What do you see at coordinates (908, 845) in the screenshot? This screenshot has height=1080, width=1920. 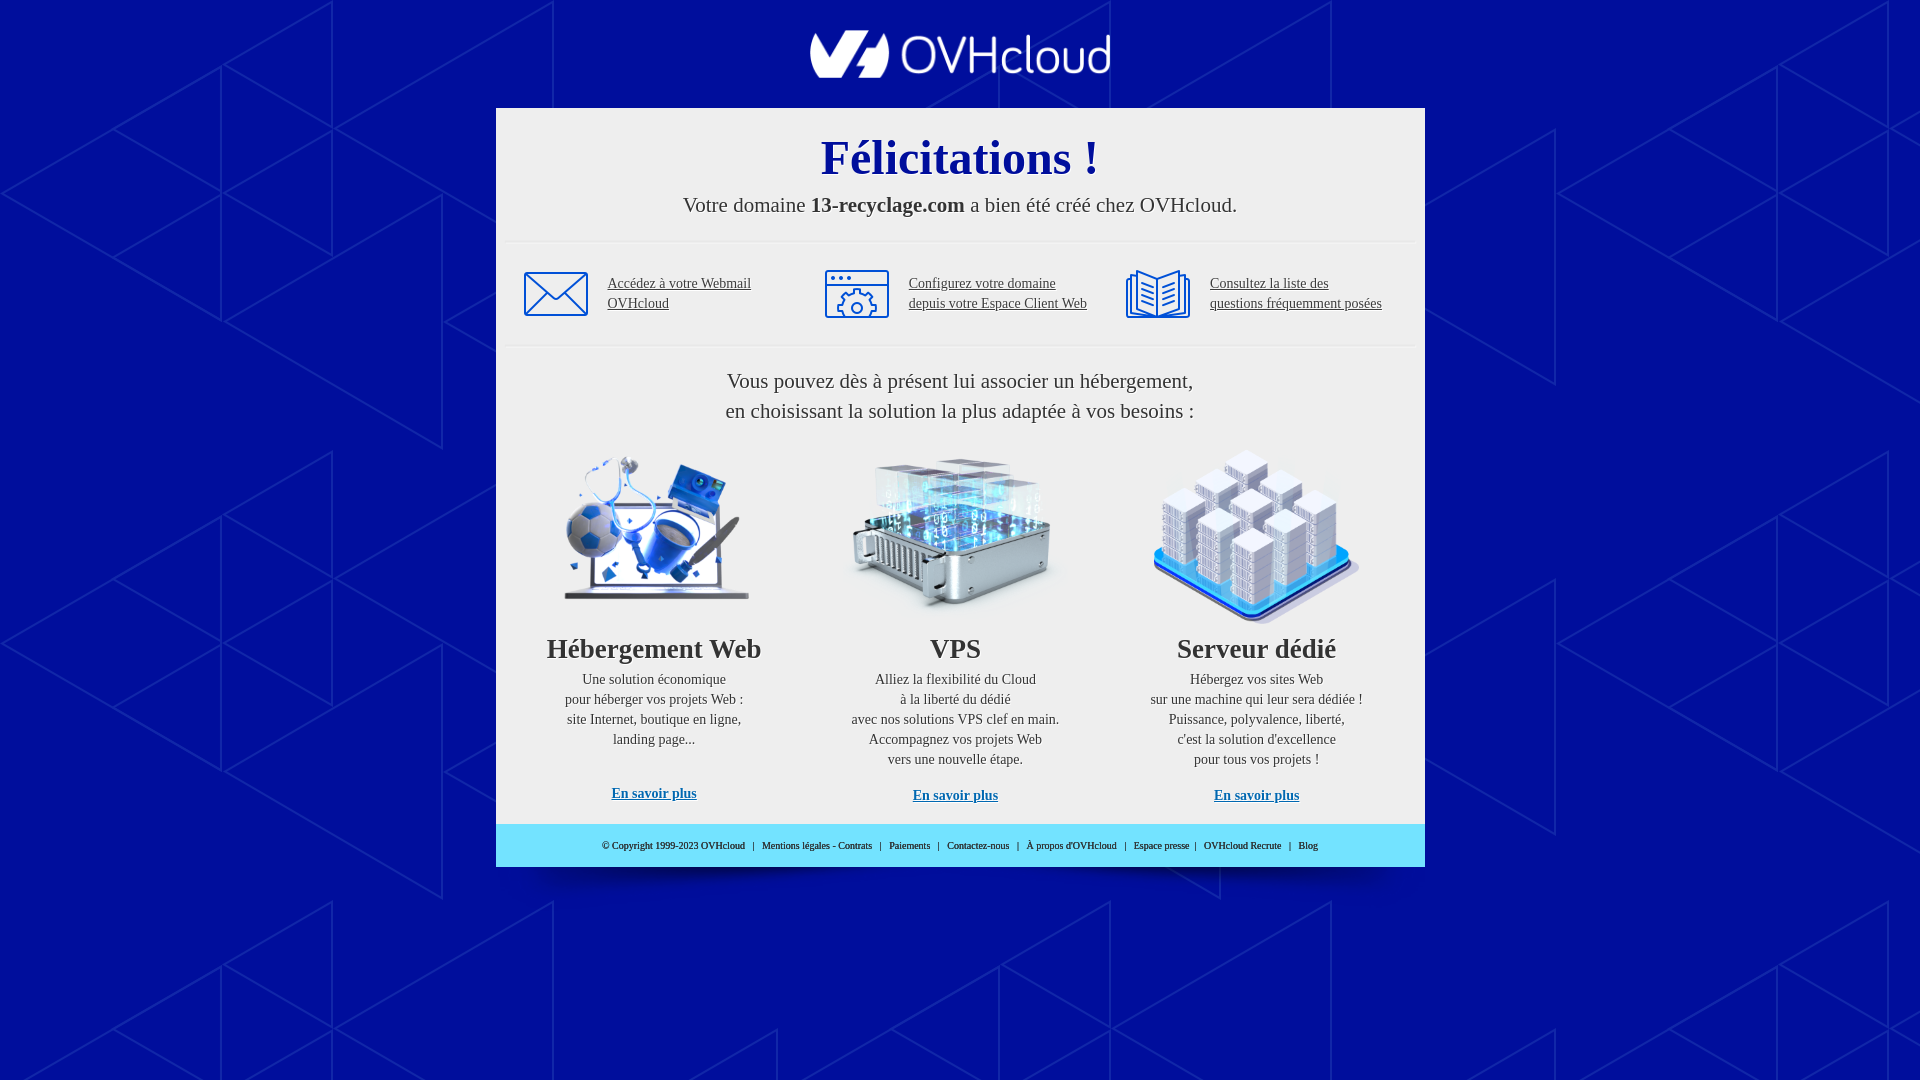 I see `'Paiements'` at bounding box center [908, 845].